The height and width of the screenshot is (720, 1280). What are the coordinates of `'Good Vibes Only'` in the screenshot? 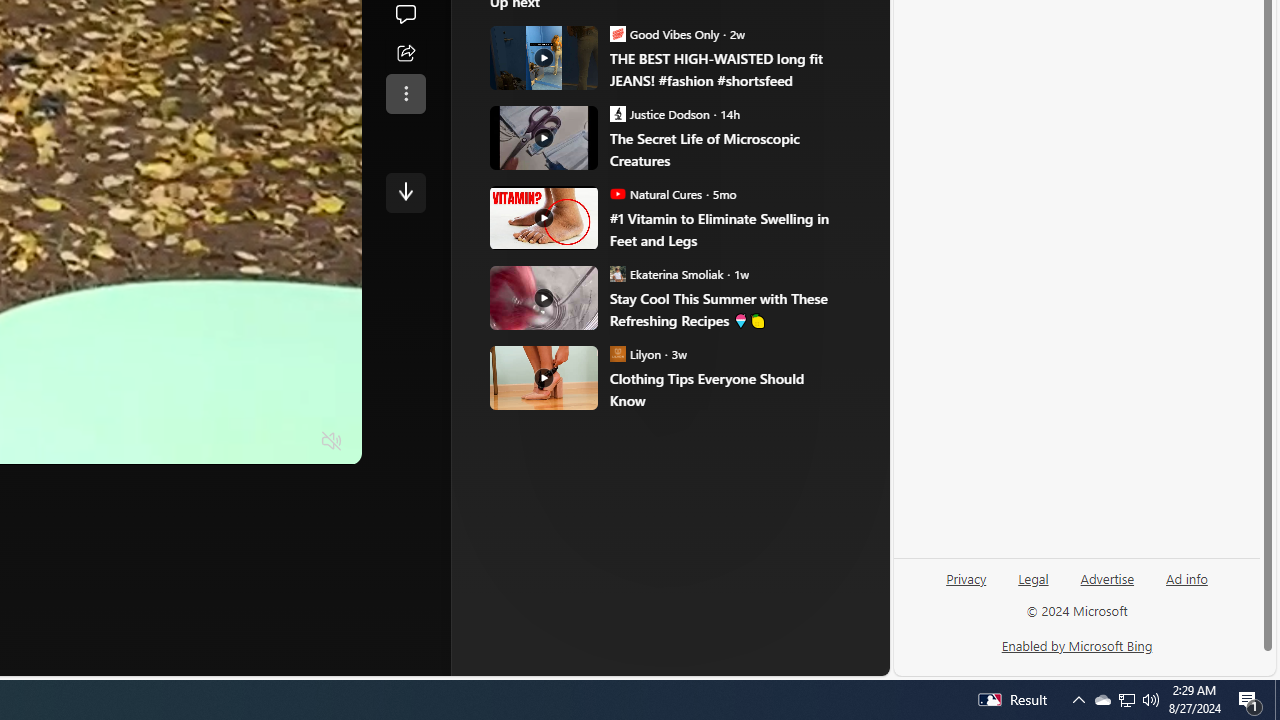 It's located at (617, 33).